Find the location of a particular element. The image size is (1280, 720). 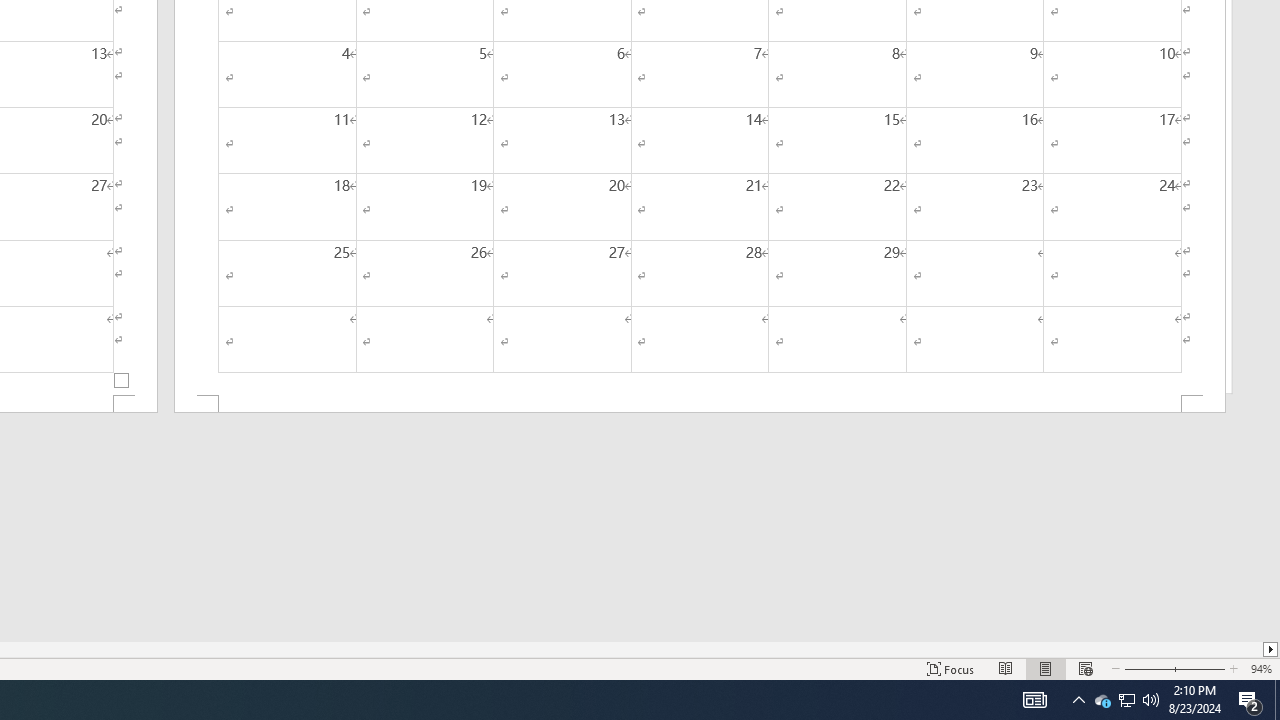

'Column right' is located at coordinates (1270, 649).